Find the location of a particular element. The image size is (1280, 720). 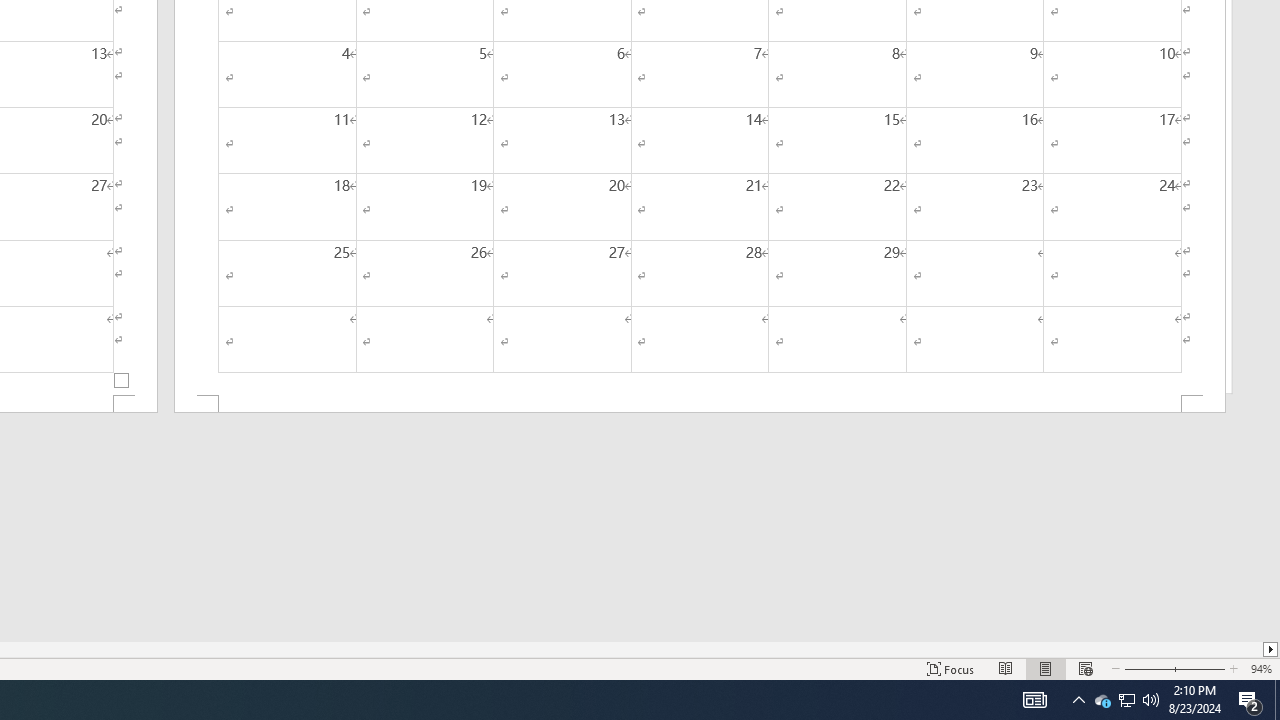

'Column right' is located at coordinates (1270, 649).